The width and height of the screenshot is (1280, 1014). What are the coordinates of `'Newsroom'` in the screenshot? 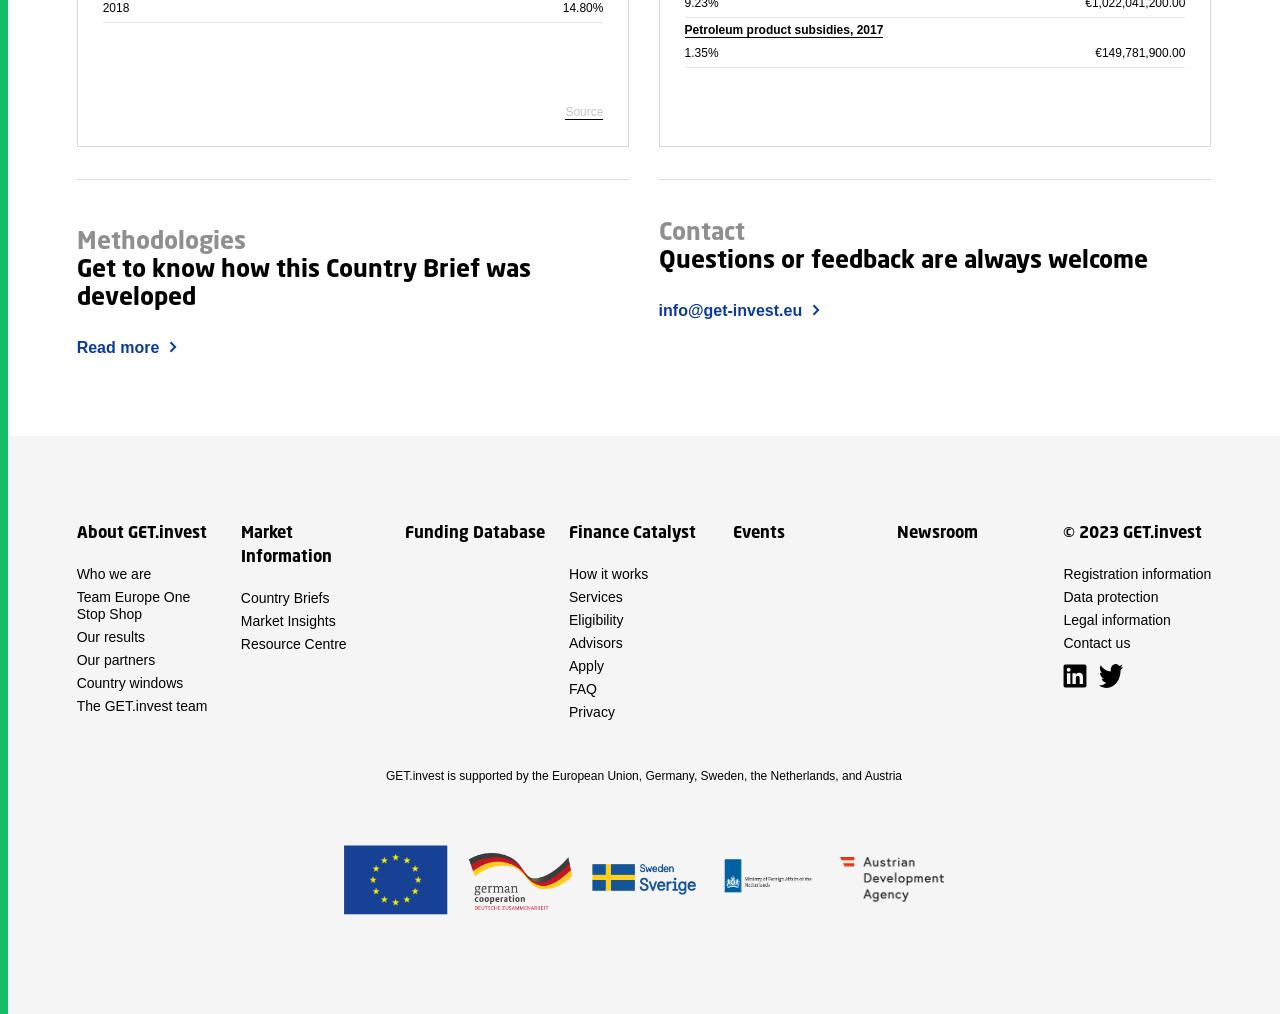 It's located at (936, 531).